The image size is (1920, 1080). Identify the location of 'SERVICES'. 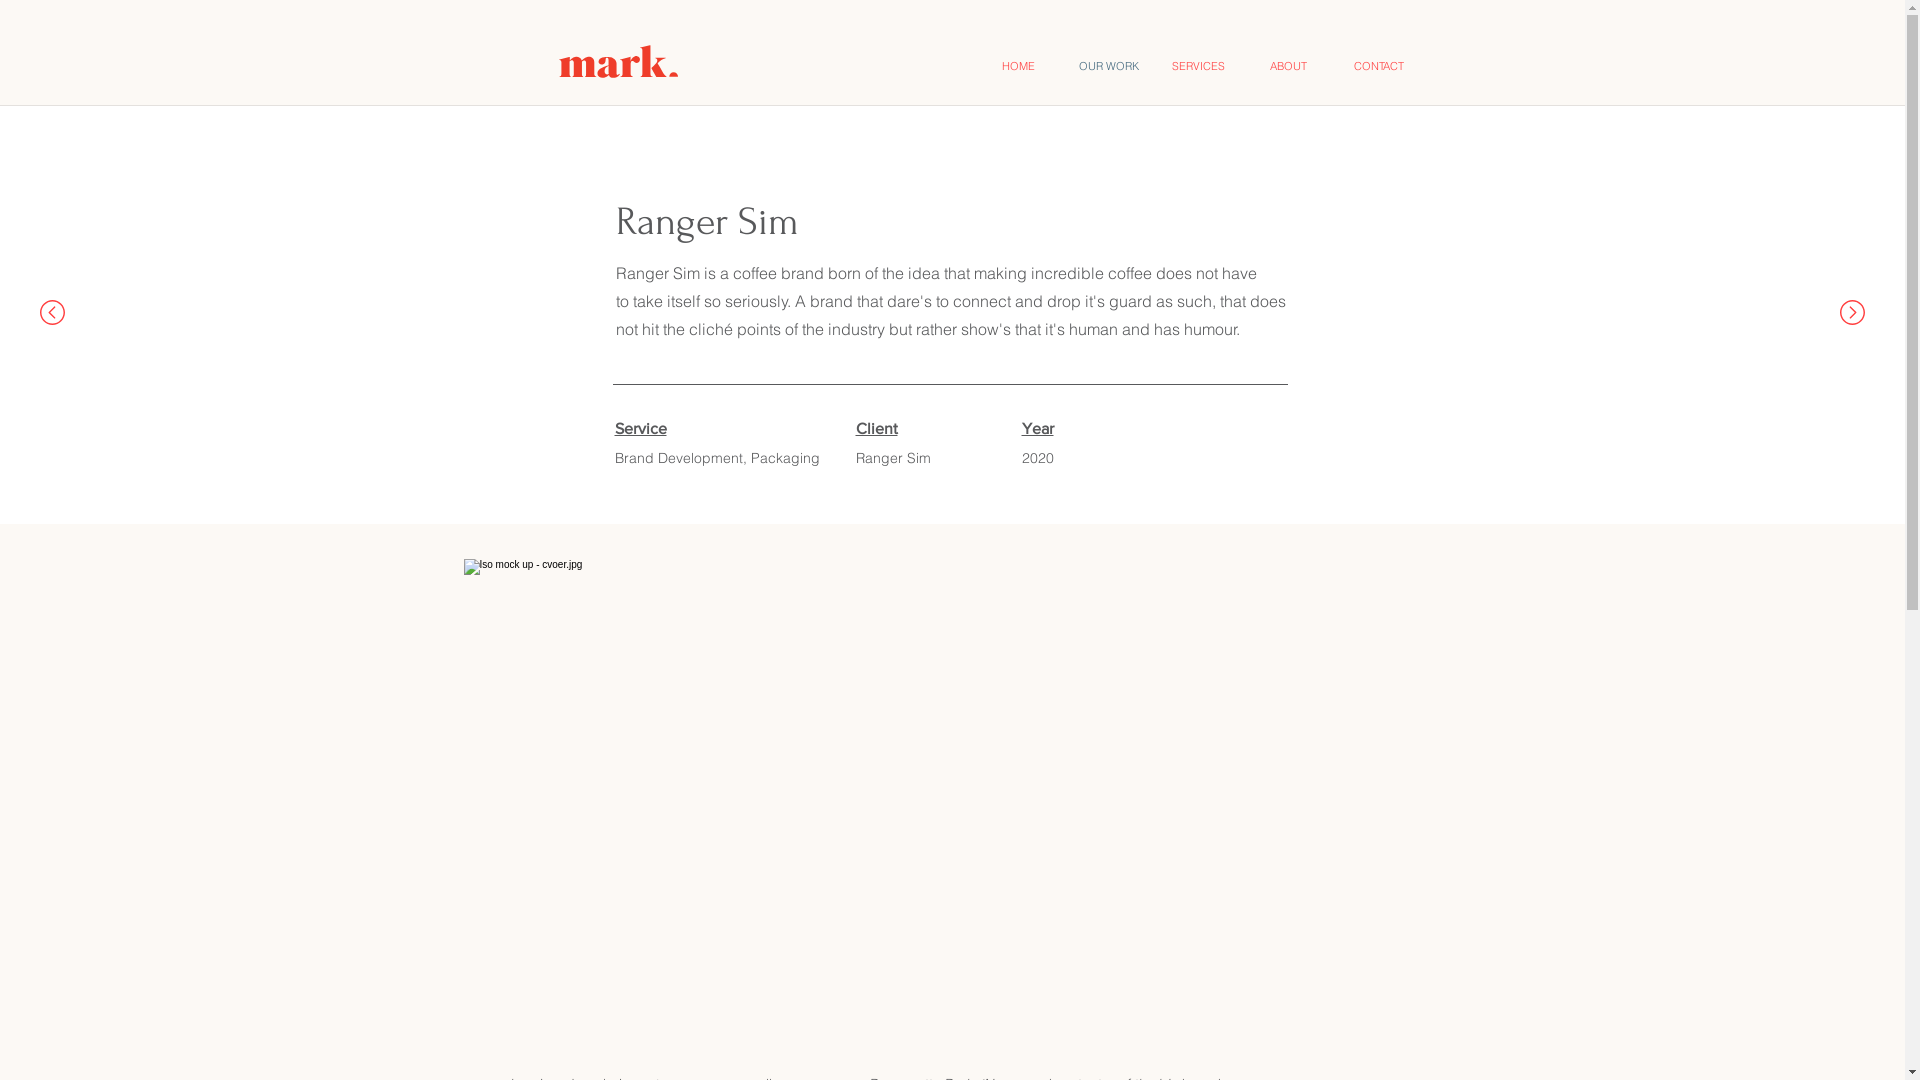
(1199, 64).